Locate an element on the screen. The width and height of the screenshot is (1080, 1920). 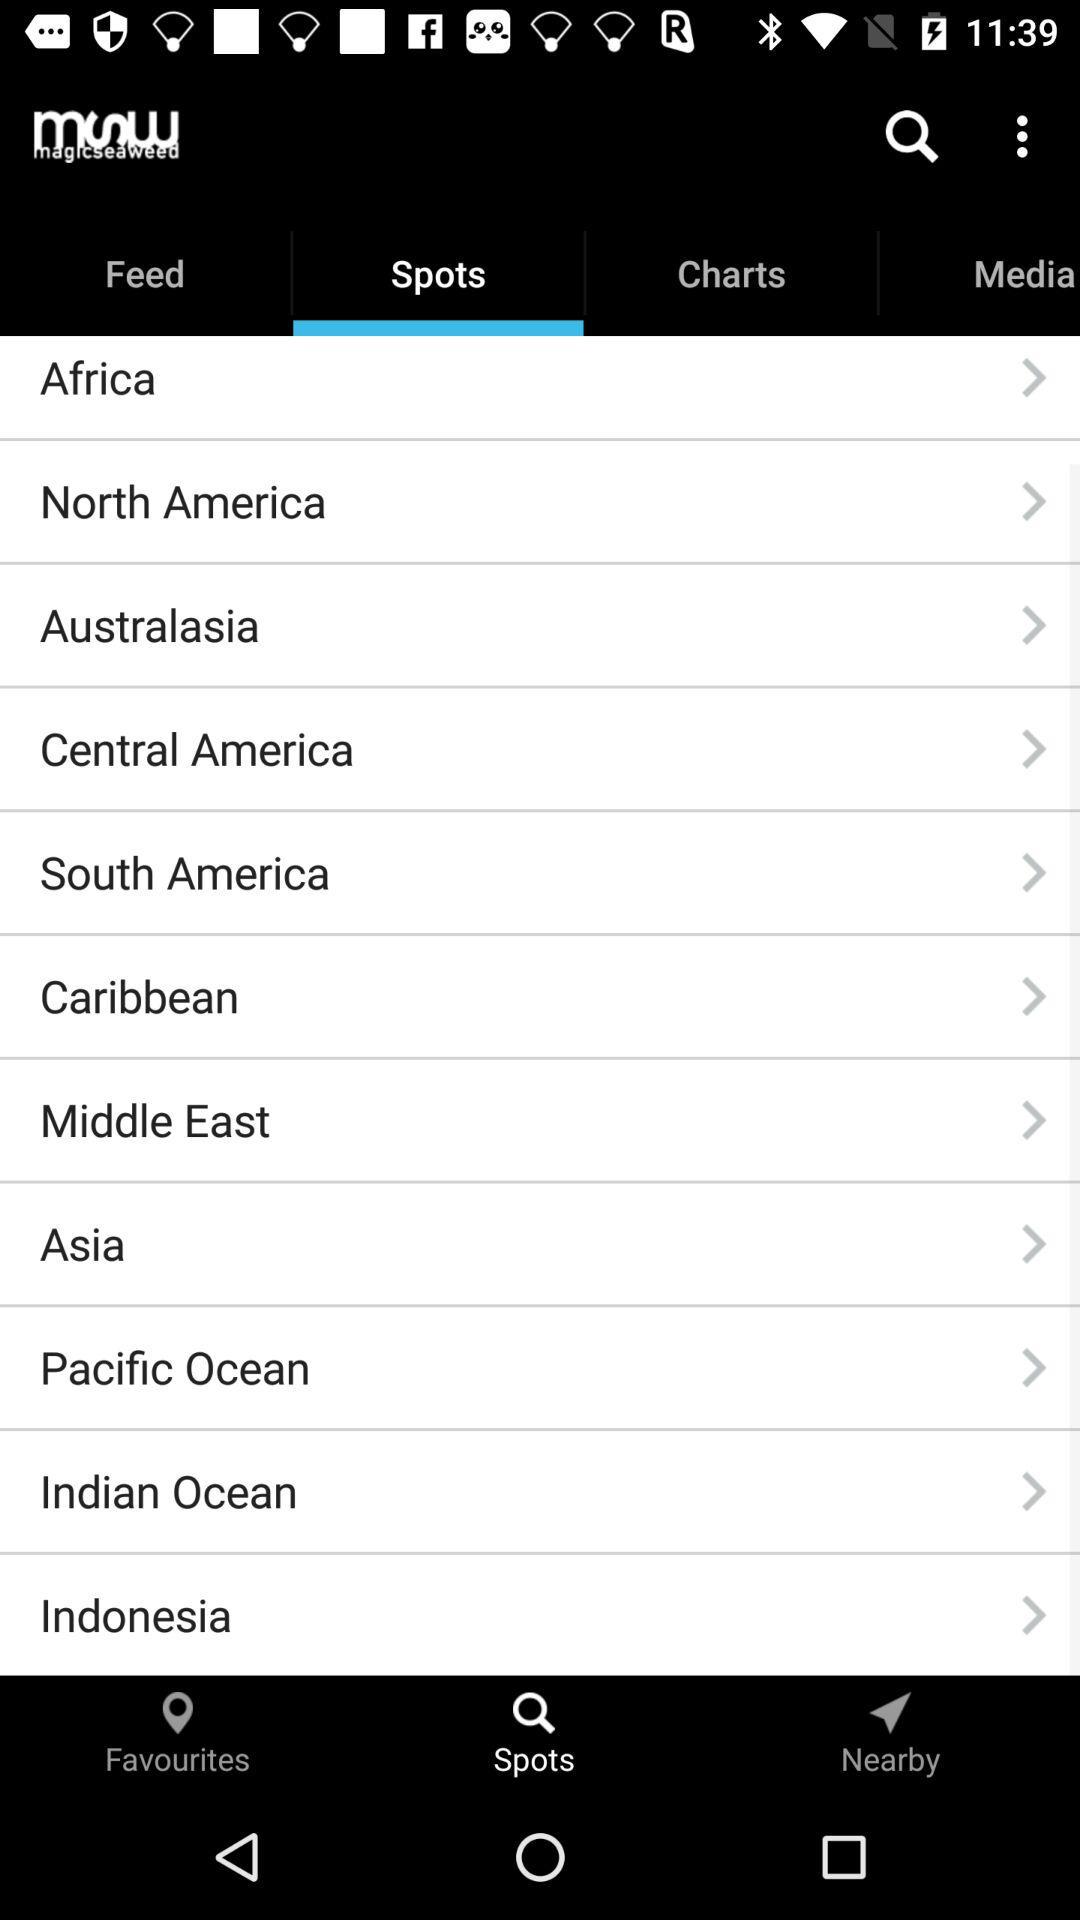
the icon above feed is located at coordinates (106, 135).